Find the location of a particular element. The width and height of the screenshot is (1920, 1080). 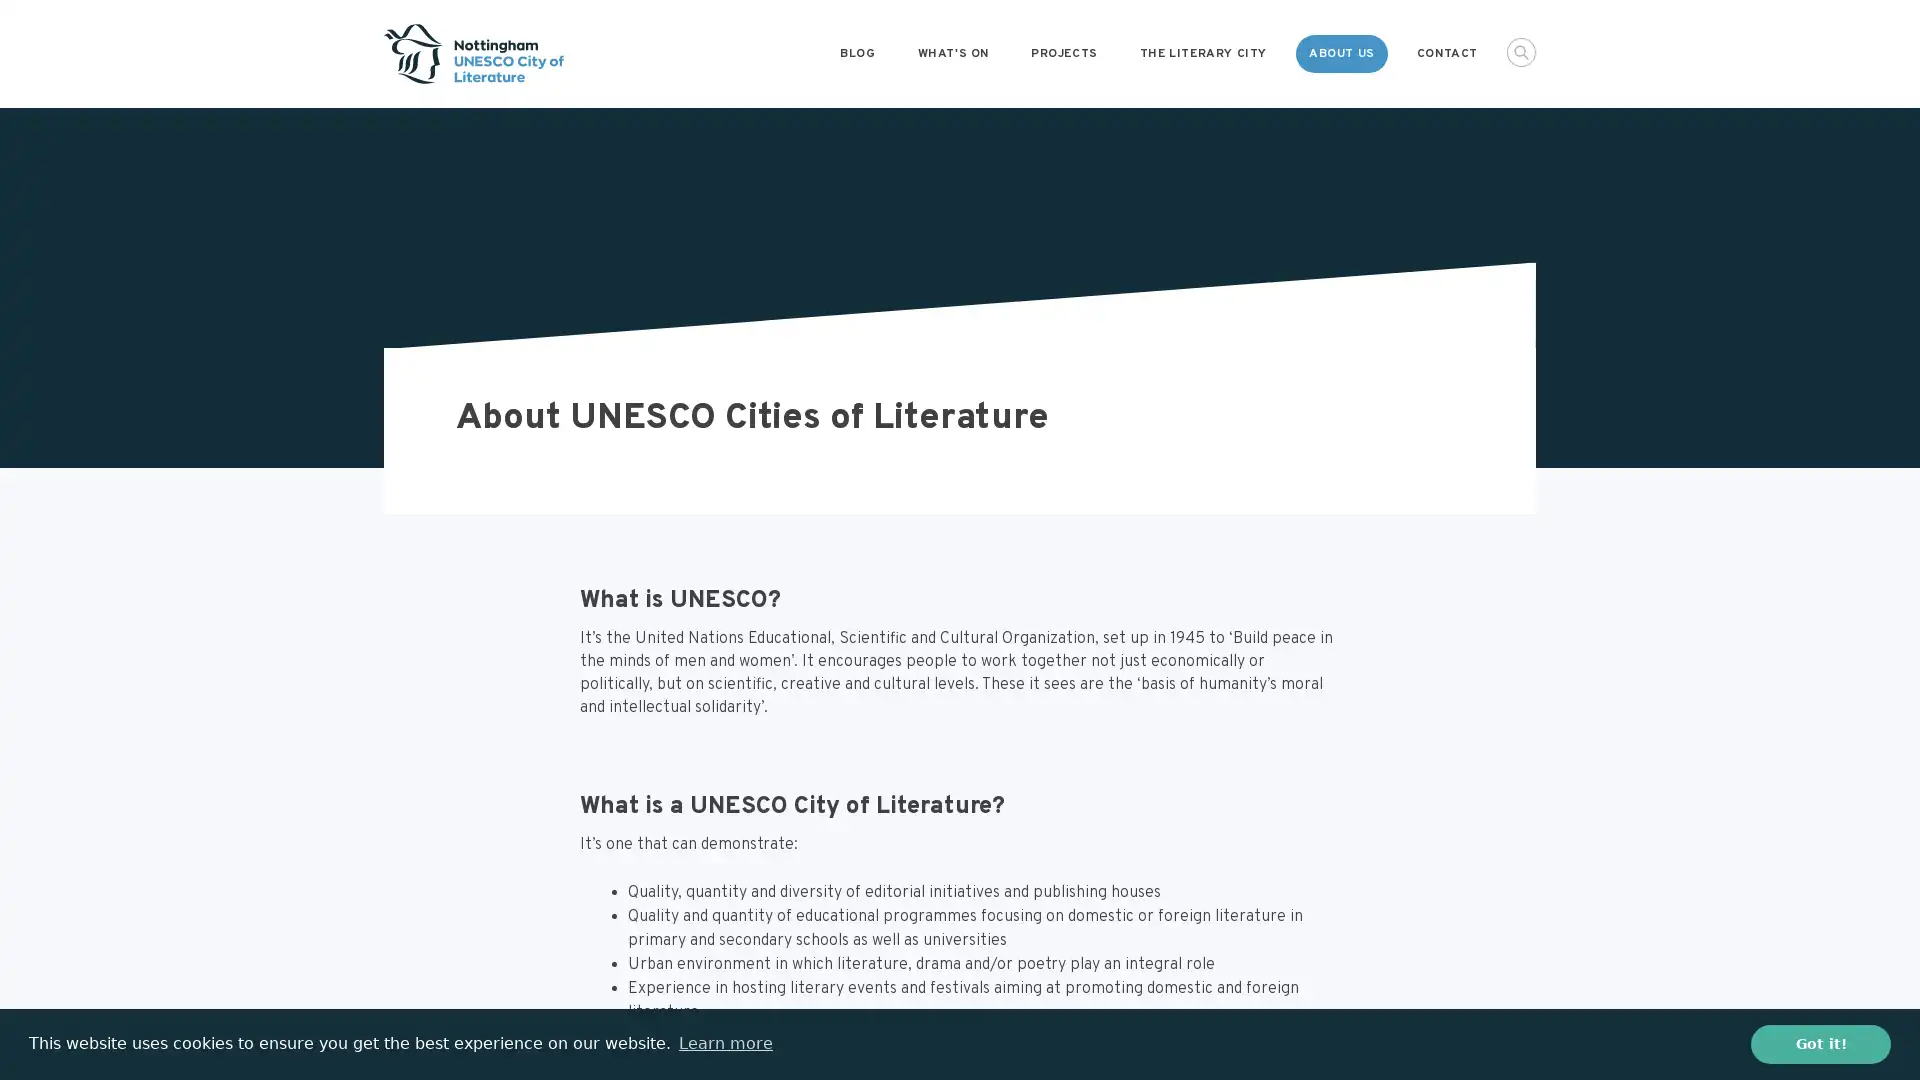

learn more about cookies is located at coordinates (724, 1043).